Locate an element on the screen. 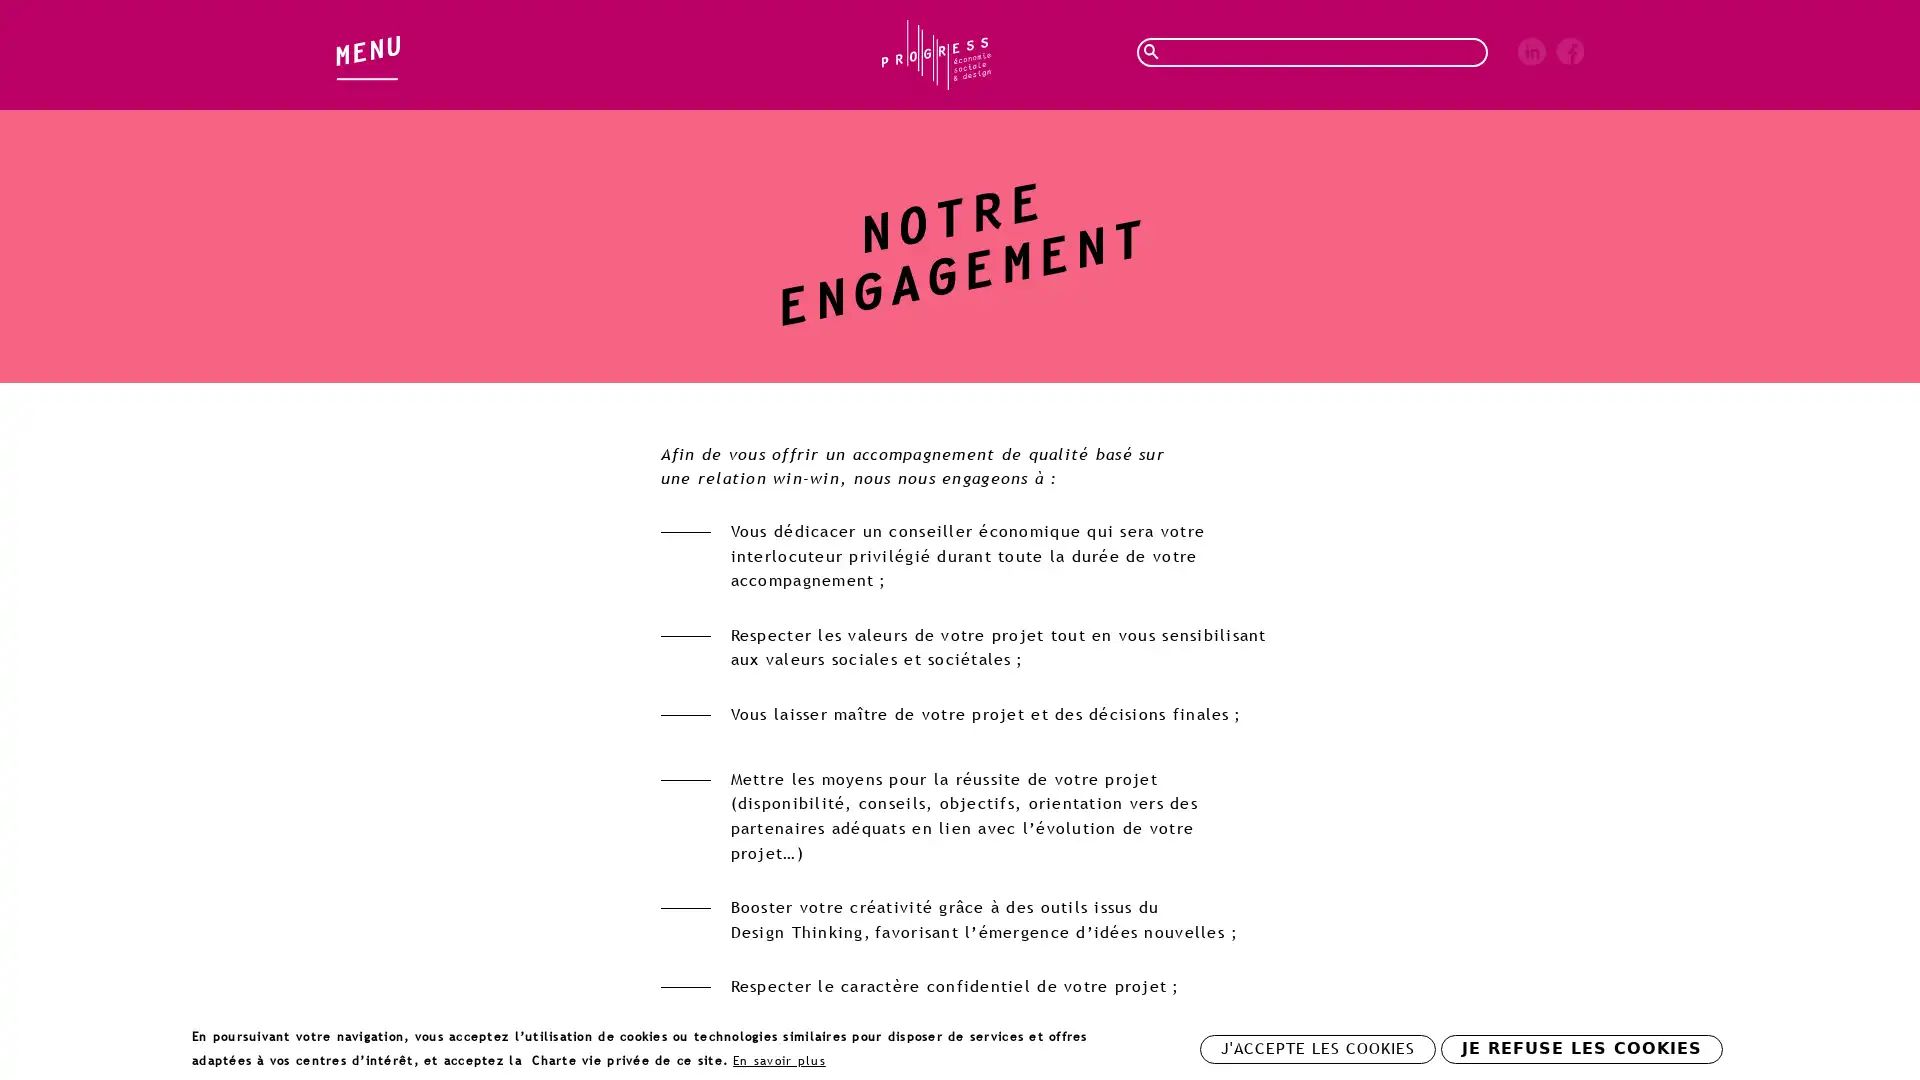  En savoir plus is located at coordinates (777, 1059).